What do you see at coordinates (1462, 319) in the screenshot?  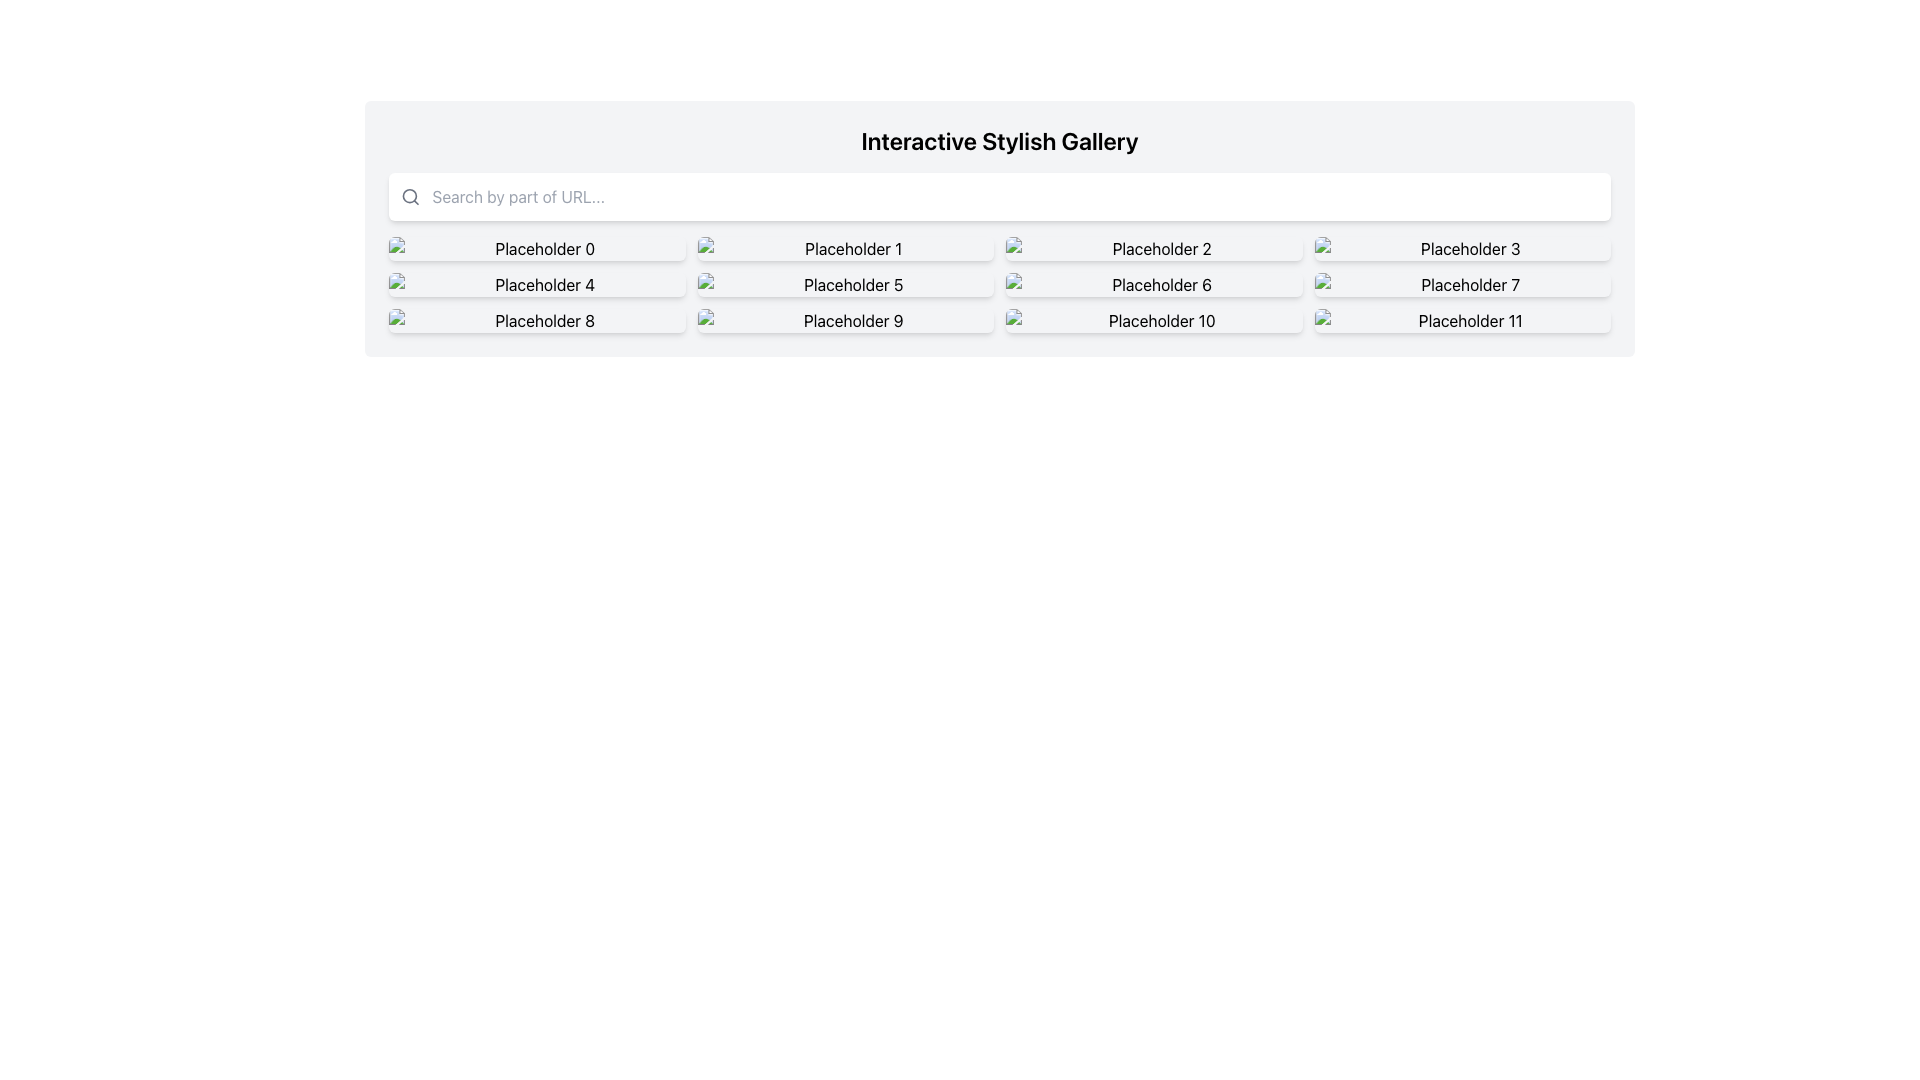 I see `the image with a text label located` at bounding box center [1462, 319].